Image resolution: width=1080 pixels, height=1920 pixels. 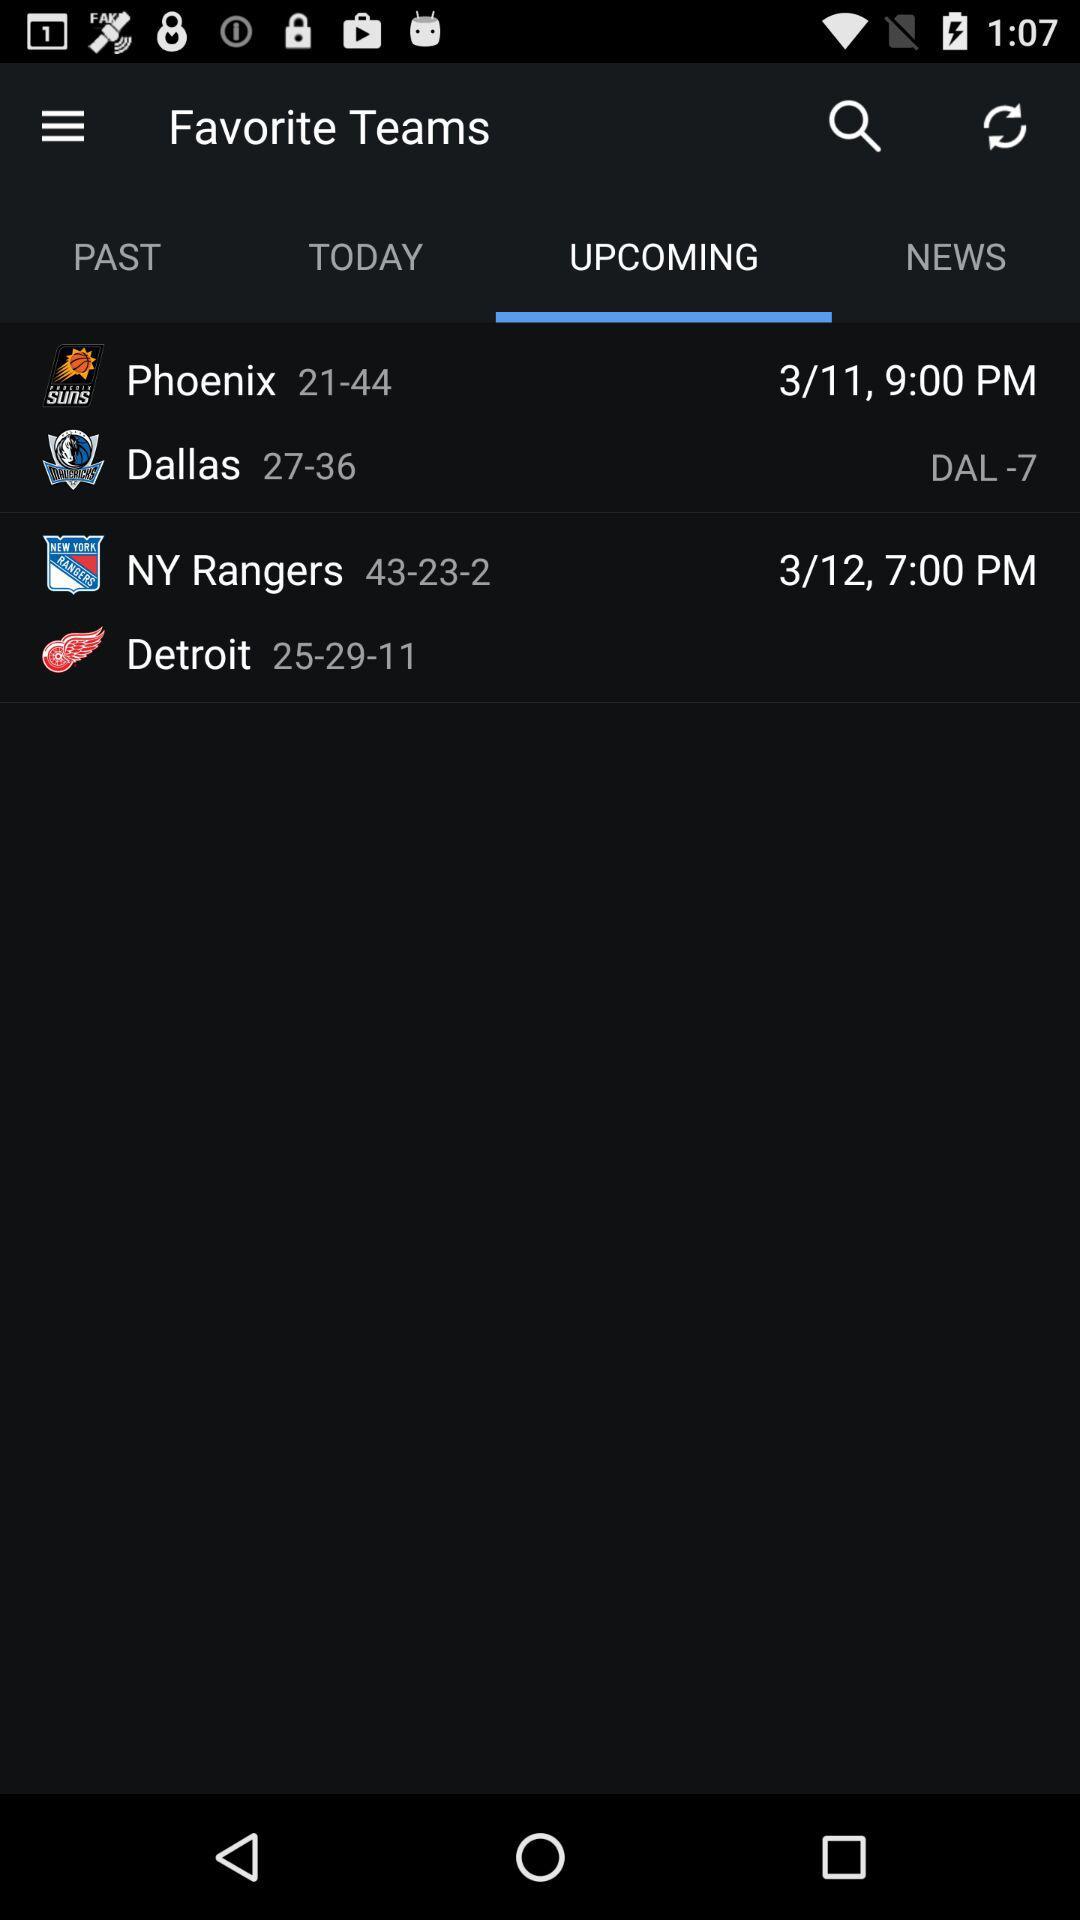 What do you see at coordinates (1005, 133) in the screenshot?
I see `the refresh icon` at bounding box center [1005, 133].